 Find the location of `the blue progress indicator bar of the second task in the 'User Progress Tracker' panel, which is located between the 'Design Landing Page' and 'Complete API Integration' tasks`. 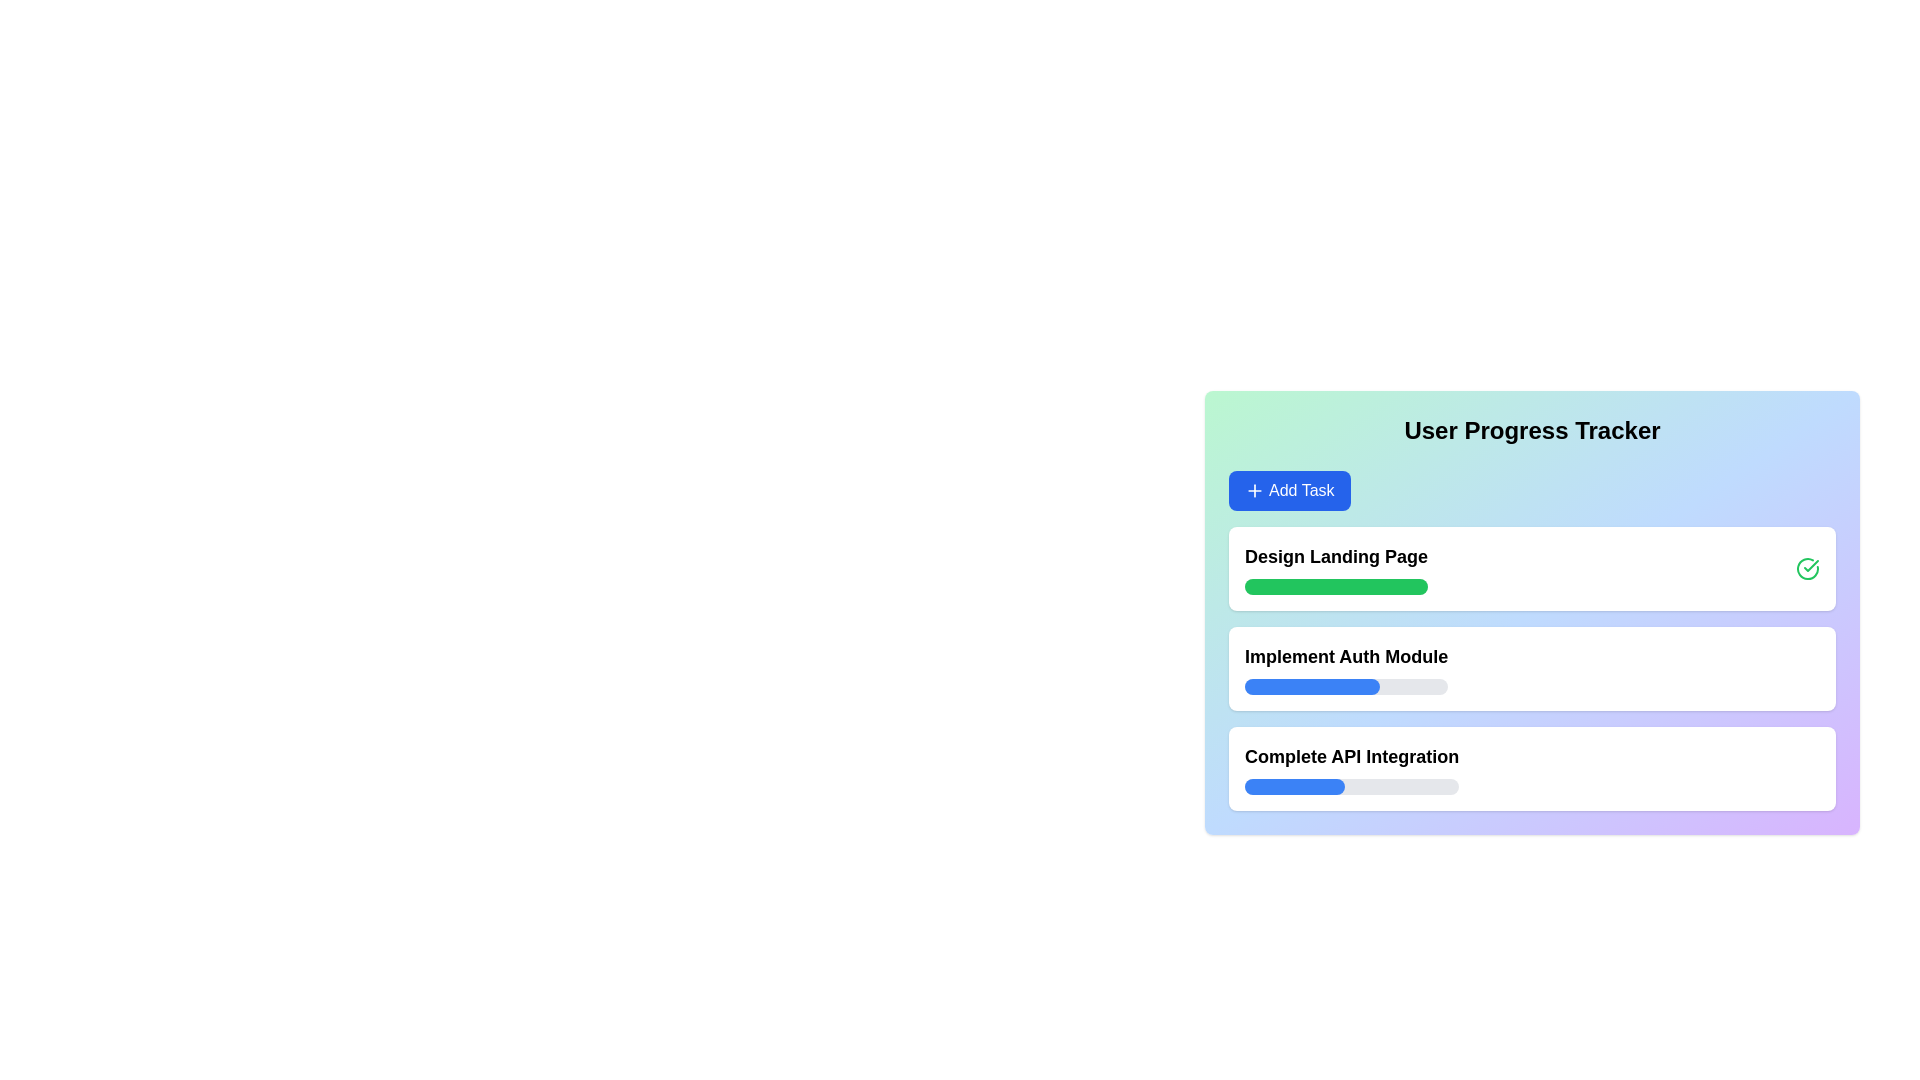

the blue progress indicator bar of the second task in the 'User Progress Tracker' panel, which is located between the 'Design Landing Page' and 'Complete API Integration' tasks is located at coordinates (1309, 685).